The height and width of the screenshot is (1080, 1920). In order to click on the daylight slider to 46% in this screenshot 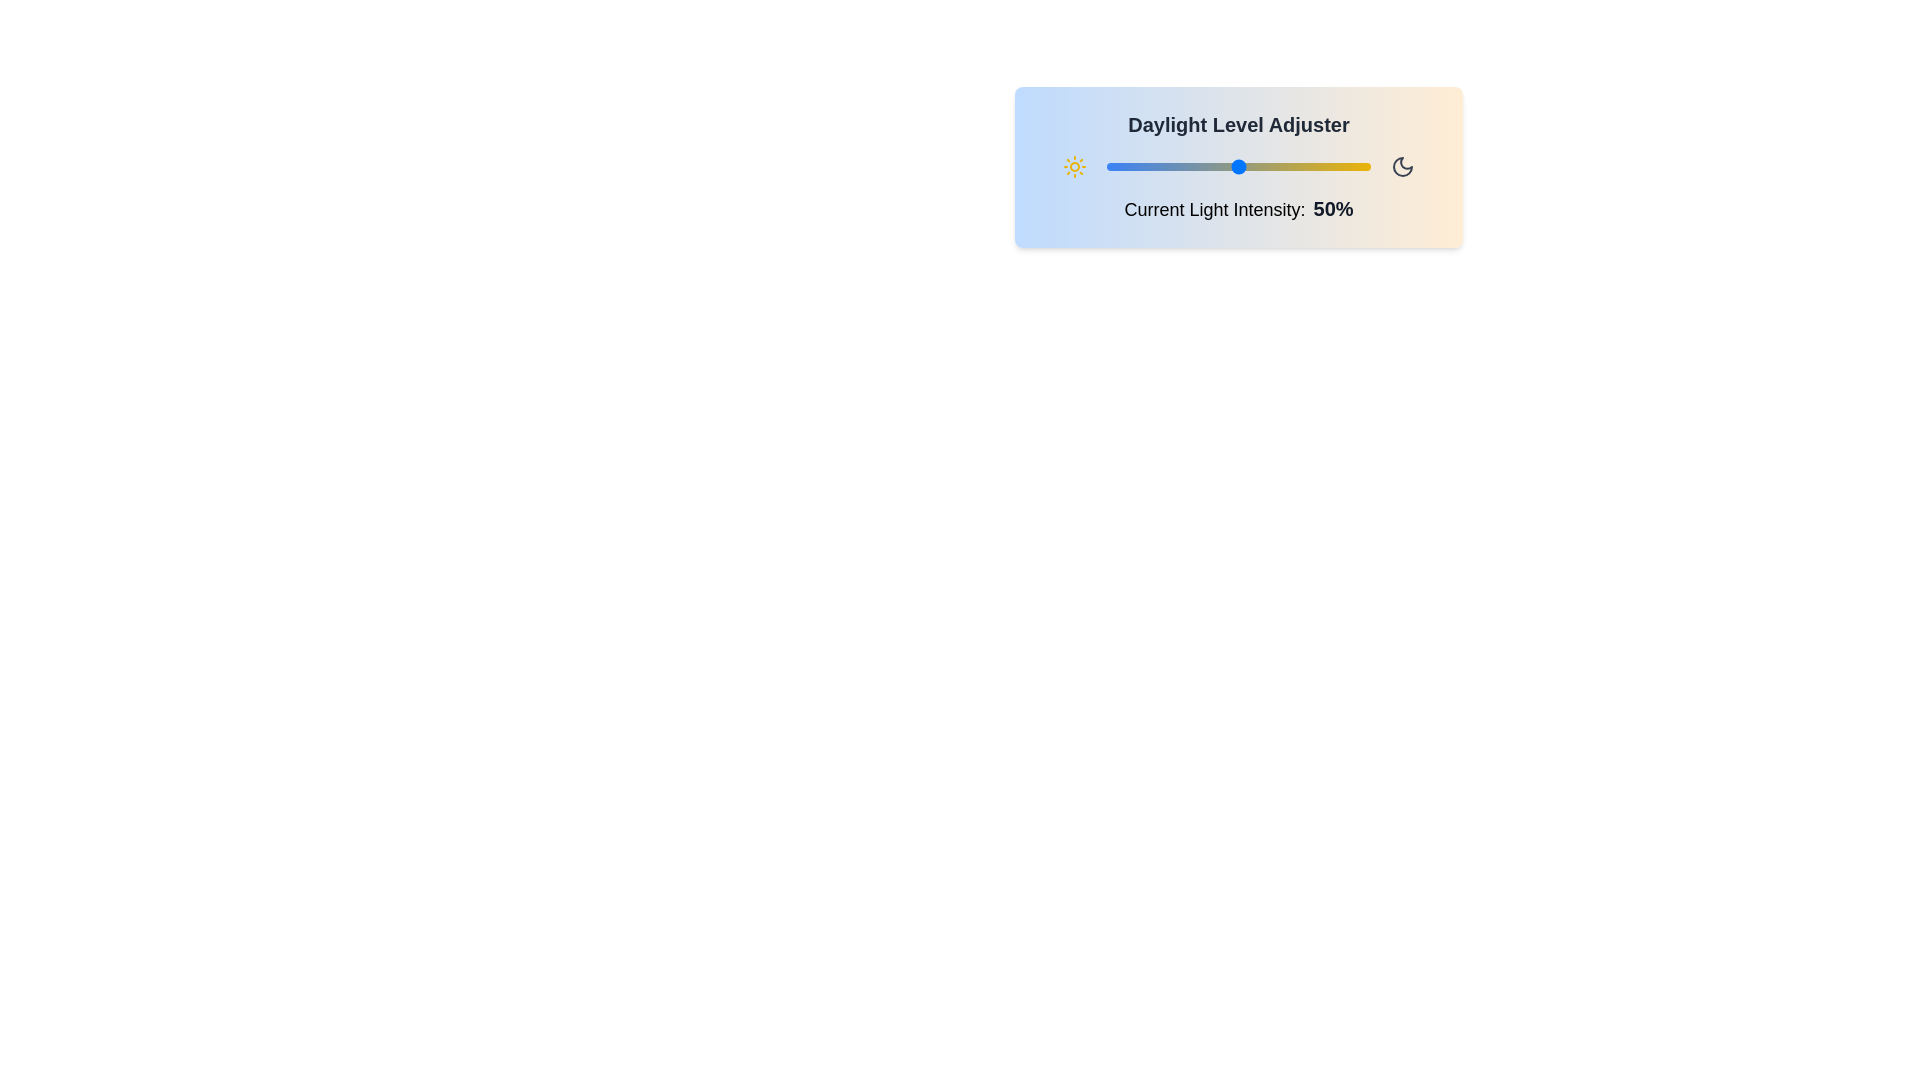, I will do `click(1227, 165)`.